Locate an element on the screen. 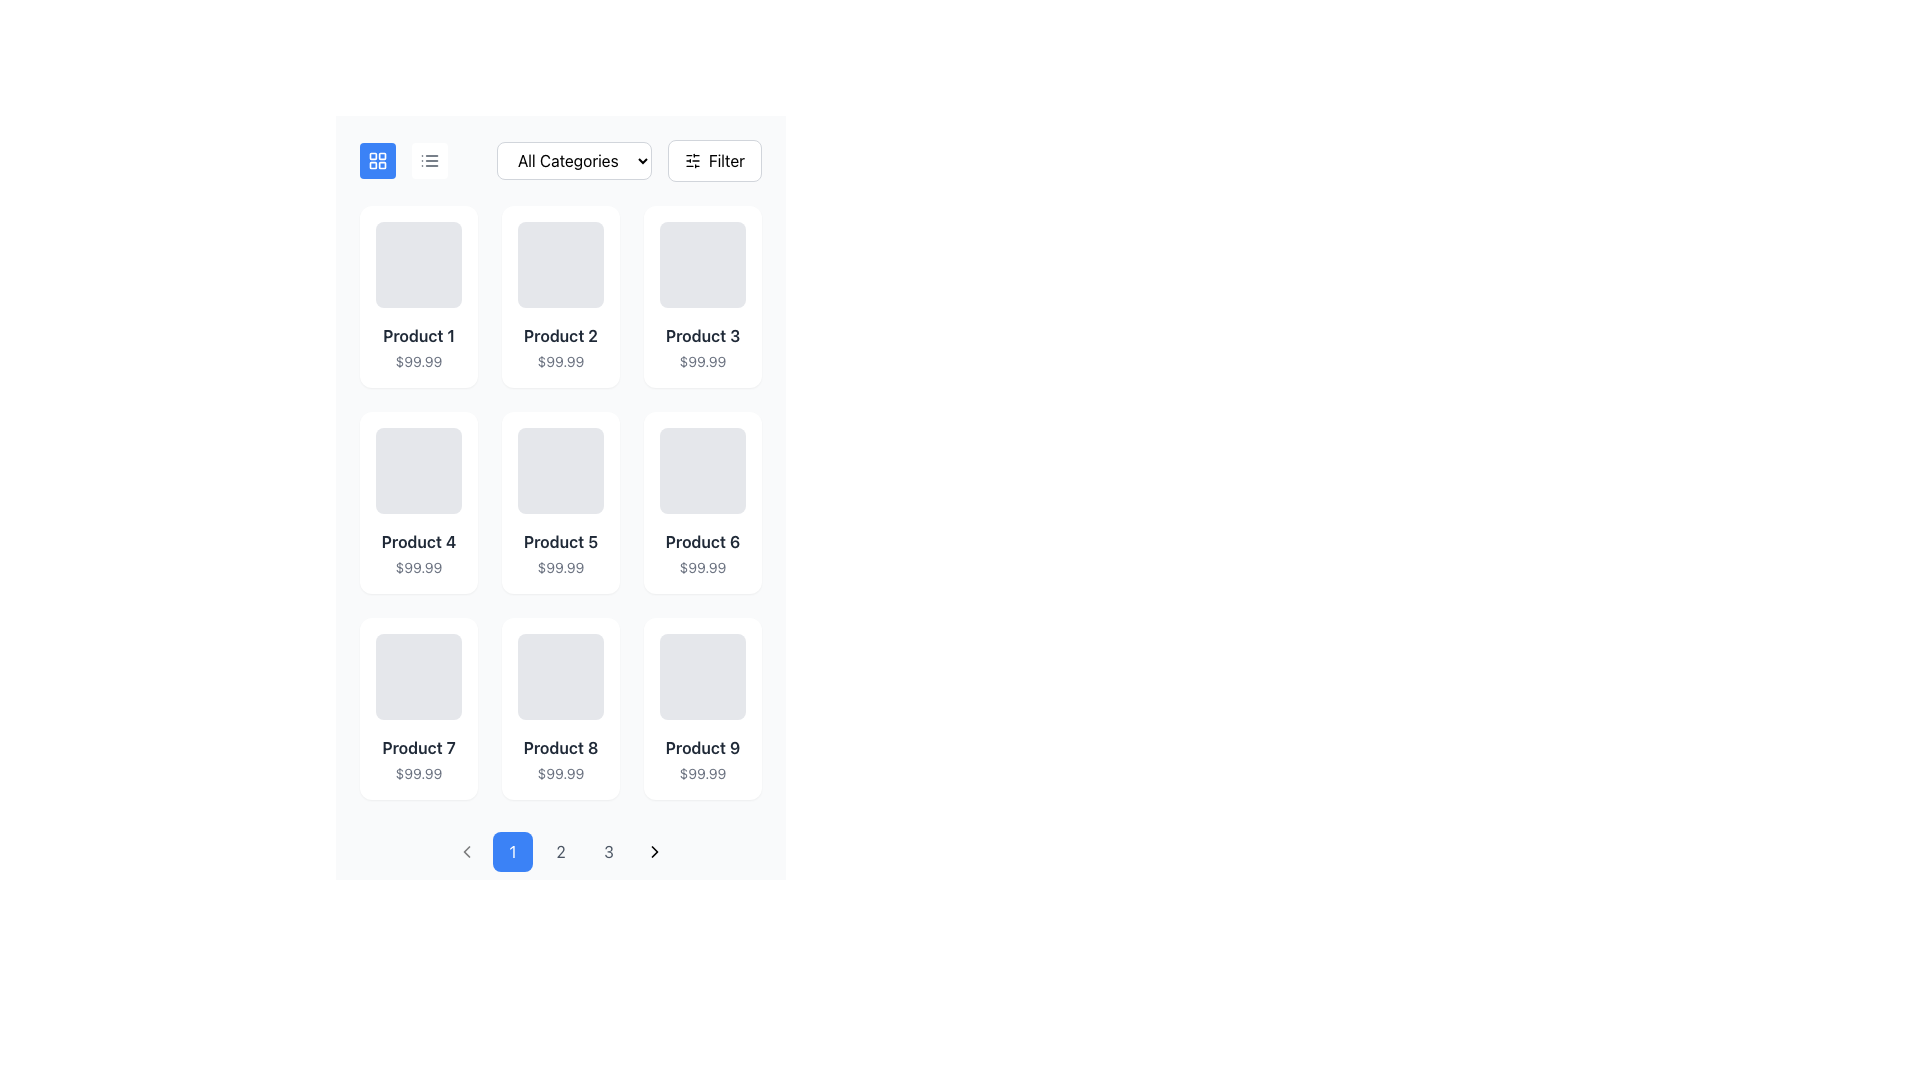 The width and height of the screenshot is (1920, 1080). the product card for 'Product 8' priced at $99.99 is located at coordinates (560, 708).